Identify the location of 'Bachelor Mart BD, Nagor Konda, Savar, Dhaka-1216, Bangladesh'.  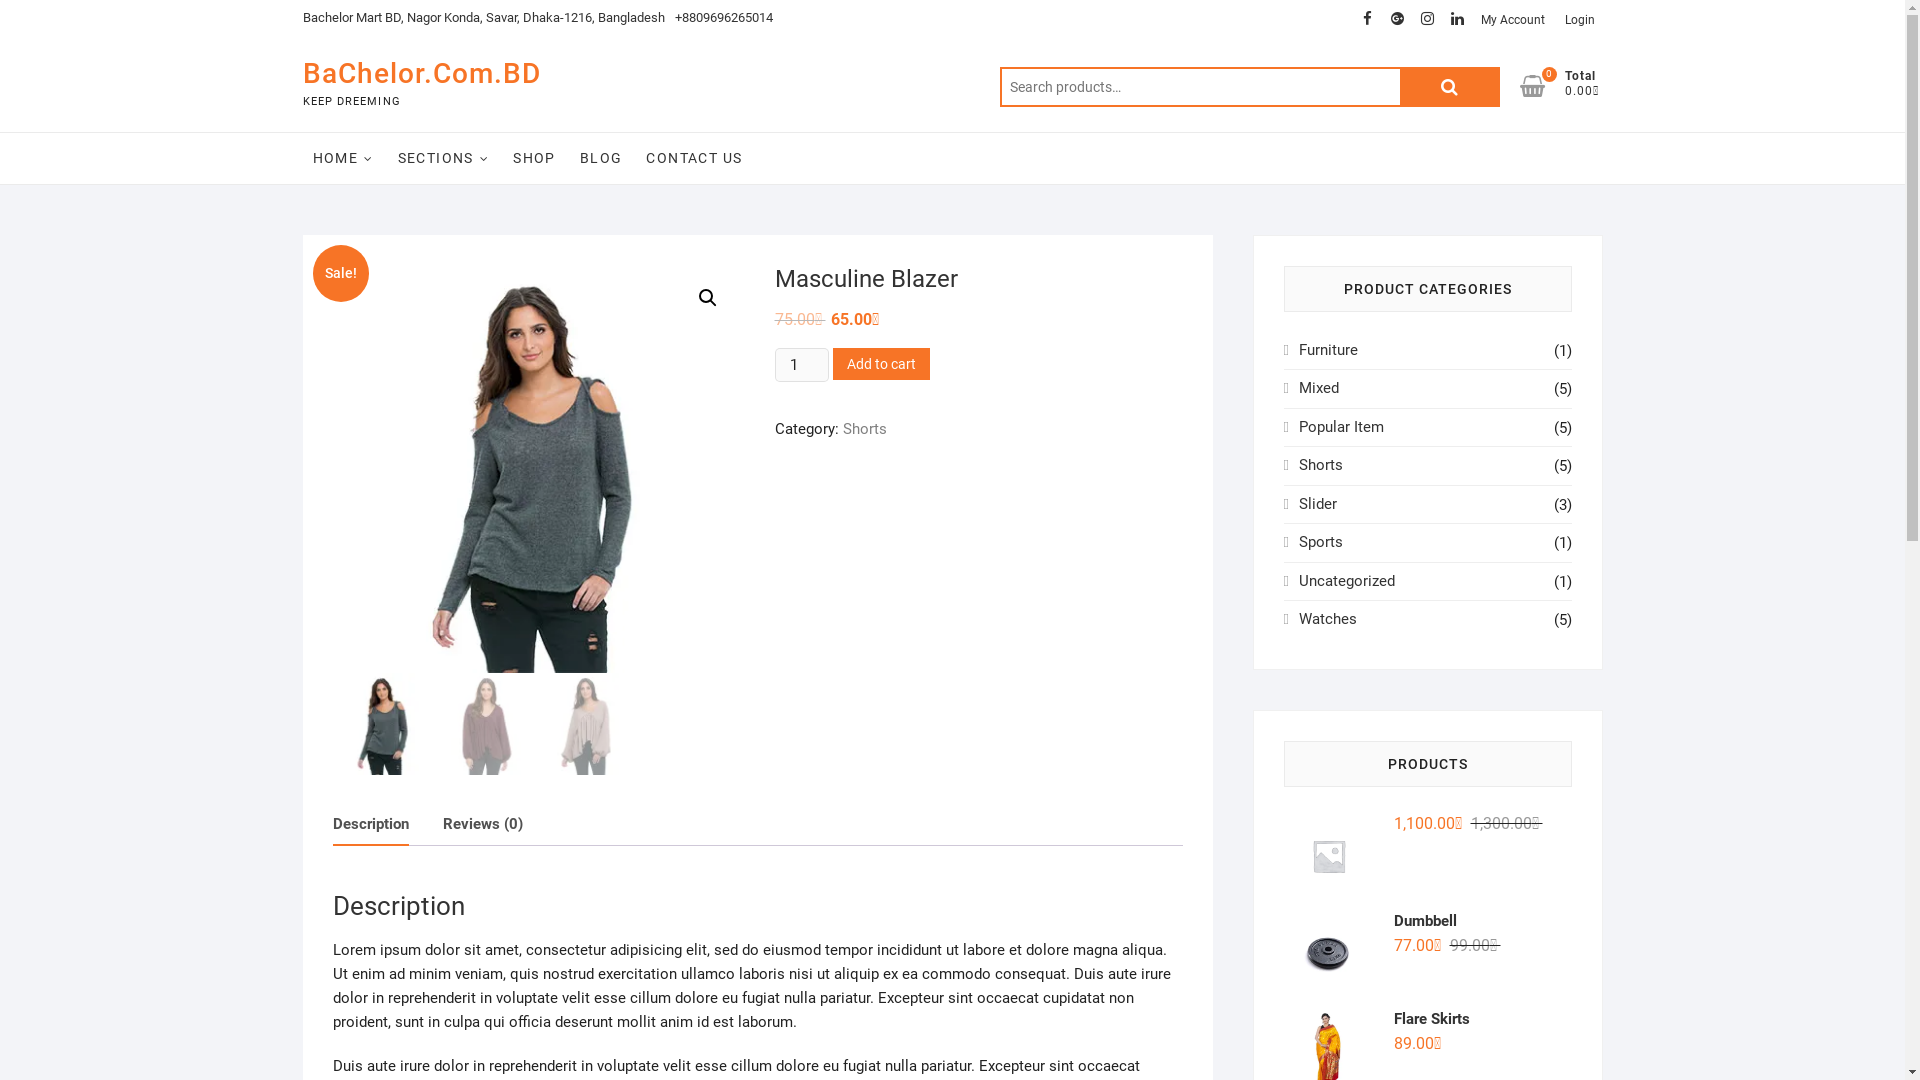
(483, 18).